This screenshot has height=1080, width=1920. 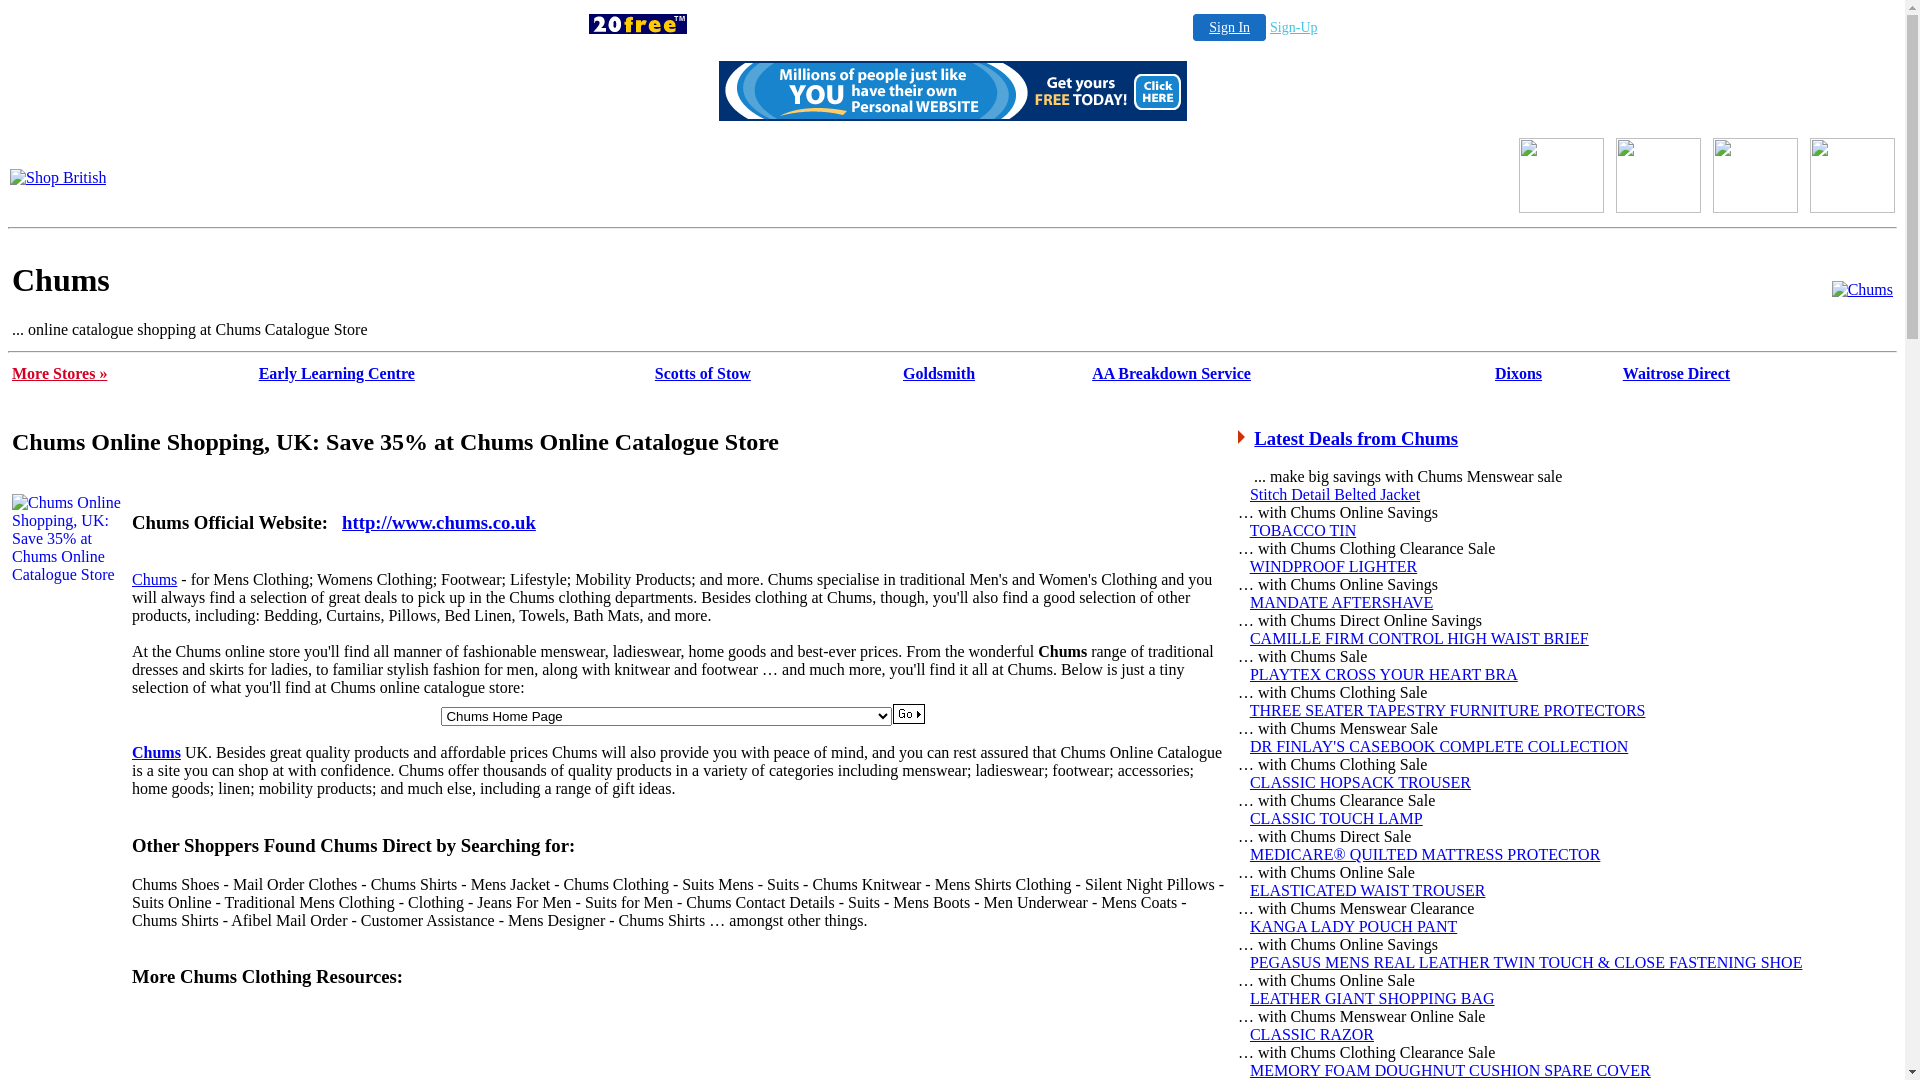 What do you see at coordinates (336, 373) in the screenshot?
I see `'Early Learning Centre'` at bounding box center [336, 373].